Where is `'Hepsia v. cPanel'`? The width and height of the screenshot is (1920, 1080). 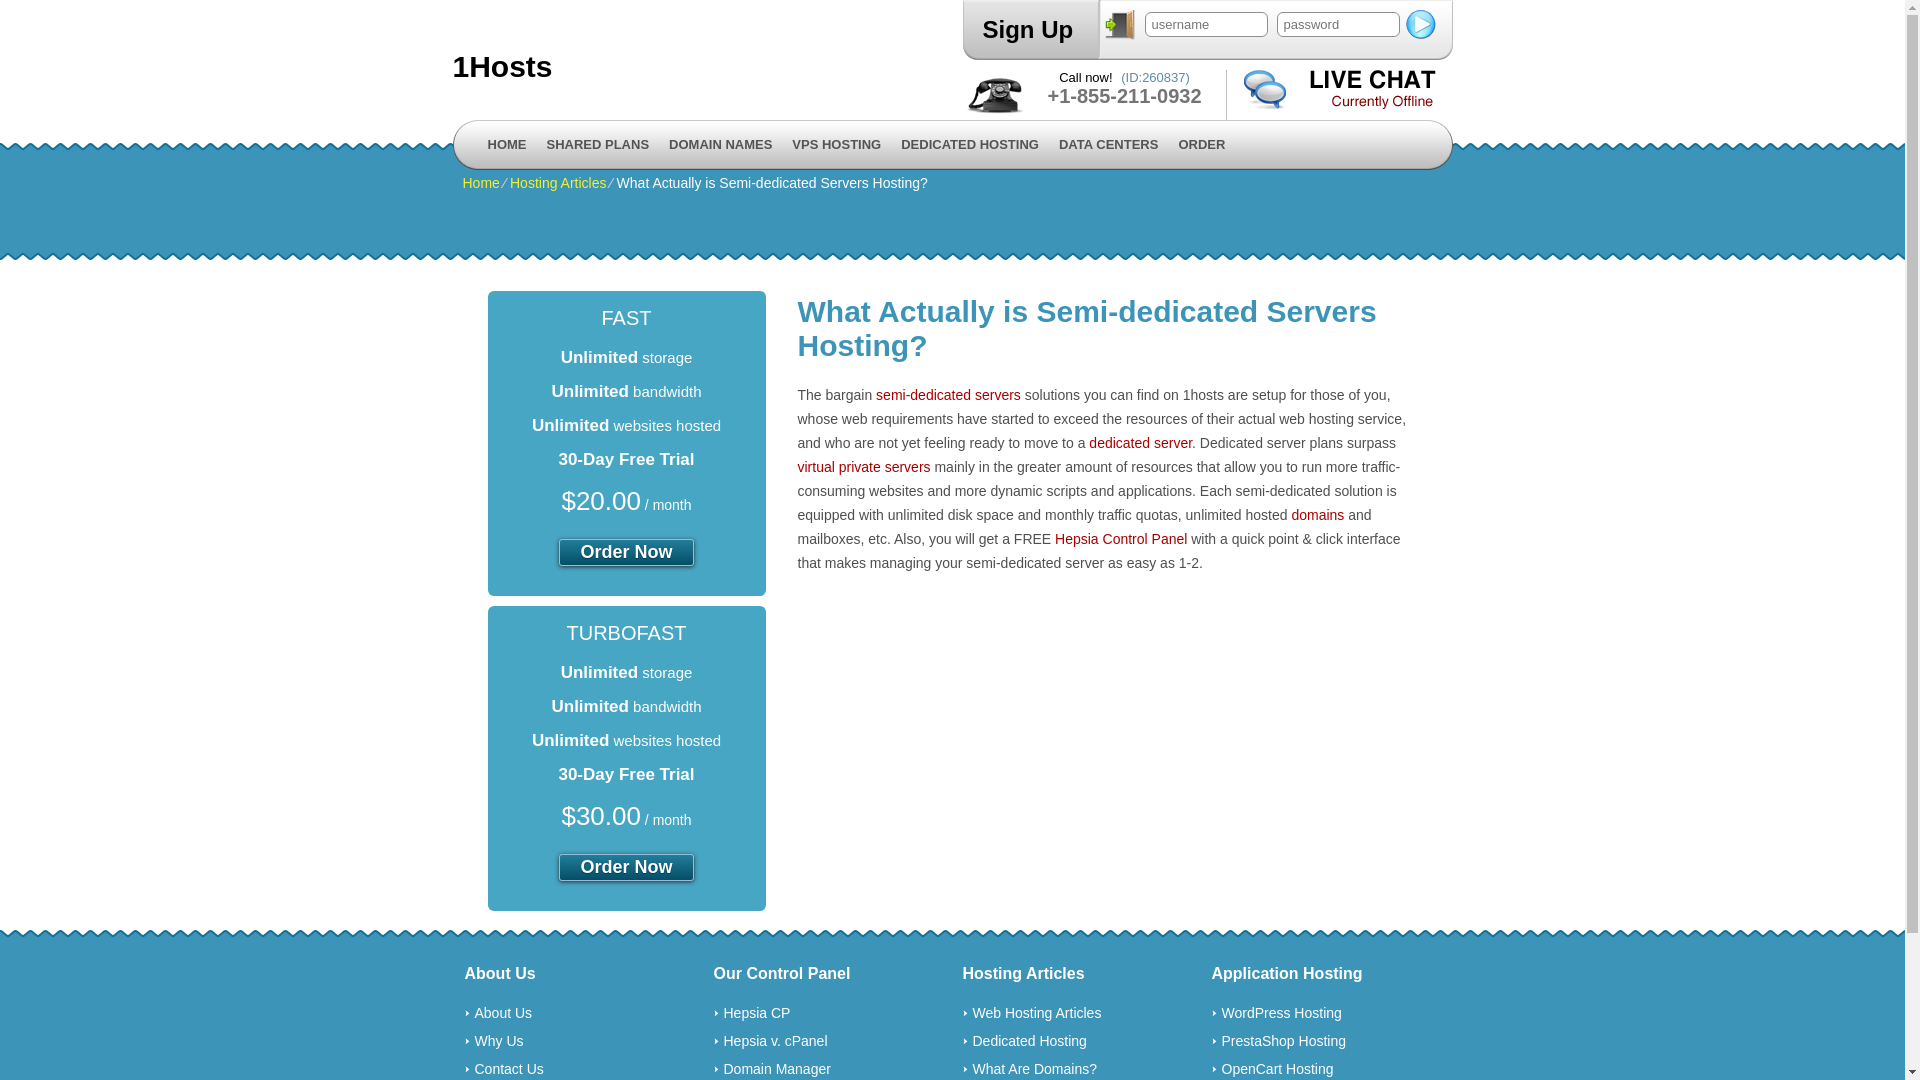 'Hepsia v. cPanel' is located at coordinates (775, 1040).